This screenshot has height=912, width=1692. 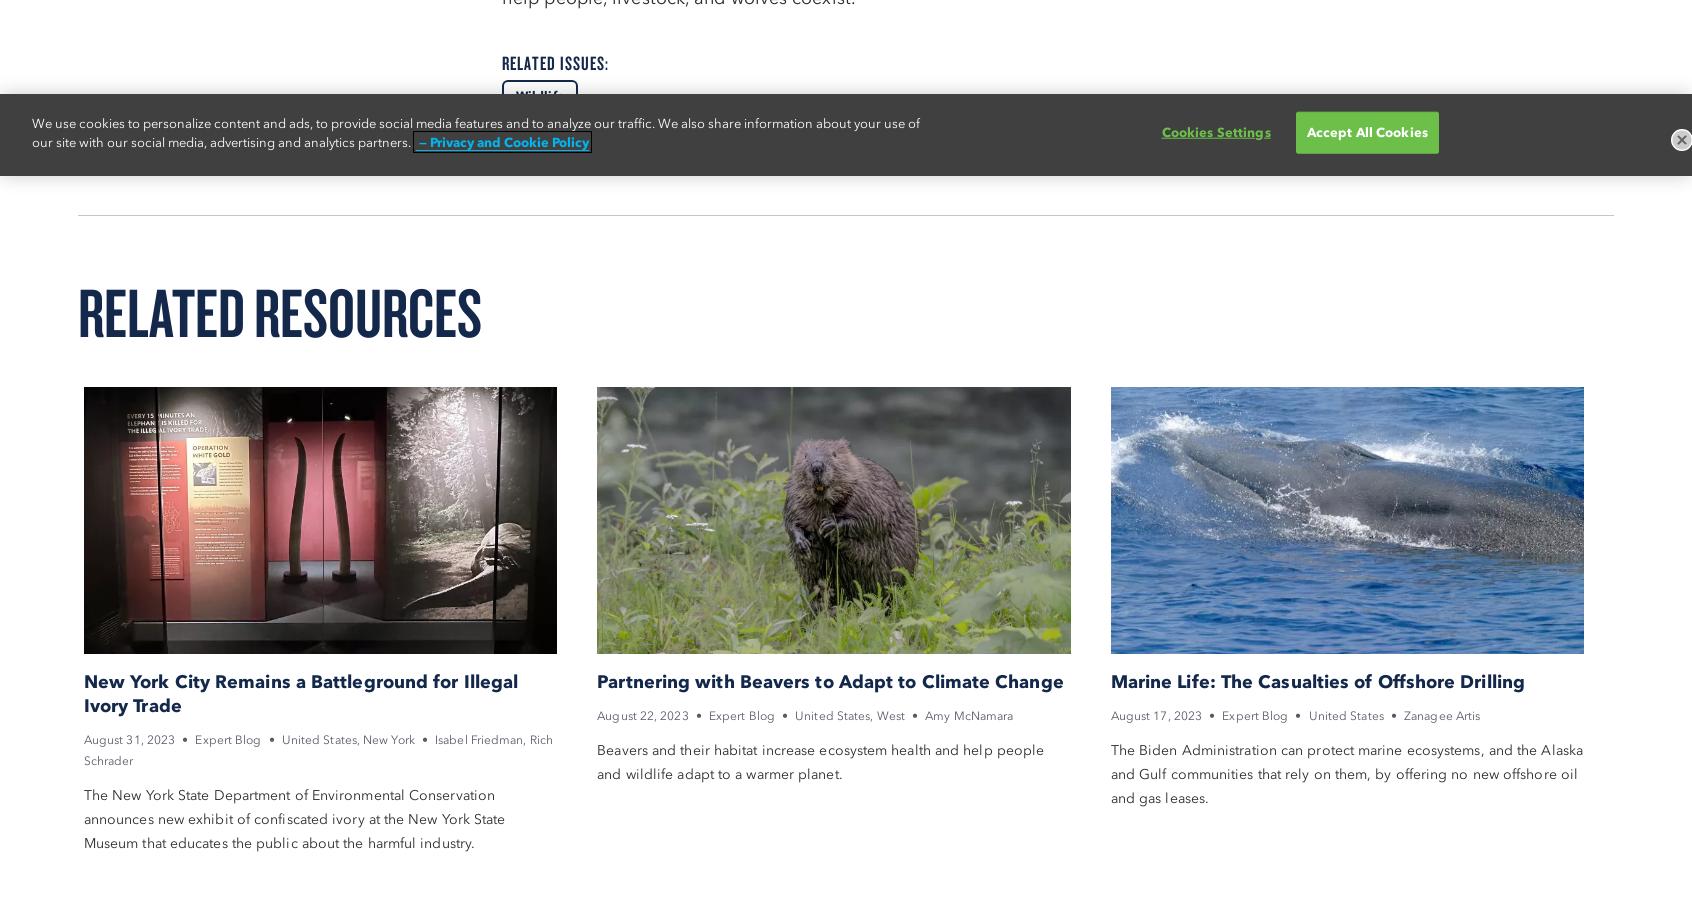 What do you see at coordinates (1109, 679) in the screenshot?
I see `'Marine Life: The Casualties of Offshore Drilling'` at bounding box center [1109, 679].